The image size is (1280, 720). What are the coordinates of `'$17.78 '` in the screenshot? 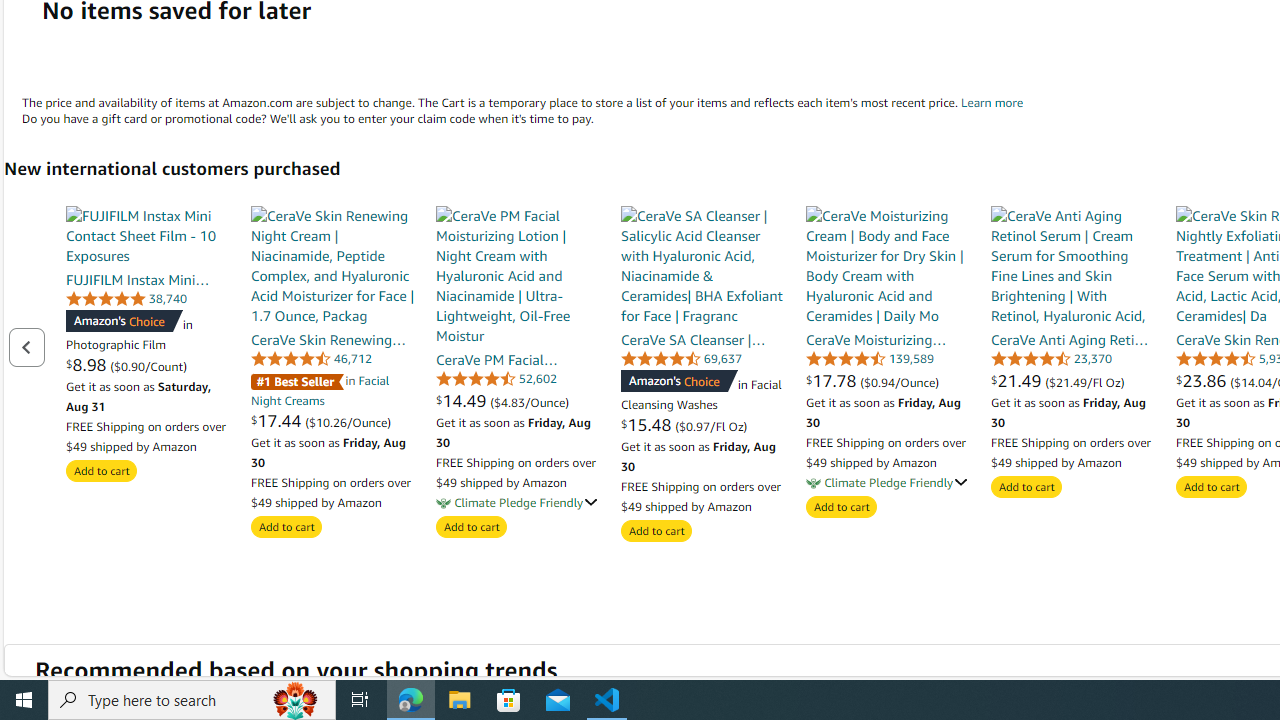 It's located at (833, 380).